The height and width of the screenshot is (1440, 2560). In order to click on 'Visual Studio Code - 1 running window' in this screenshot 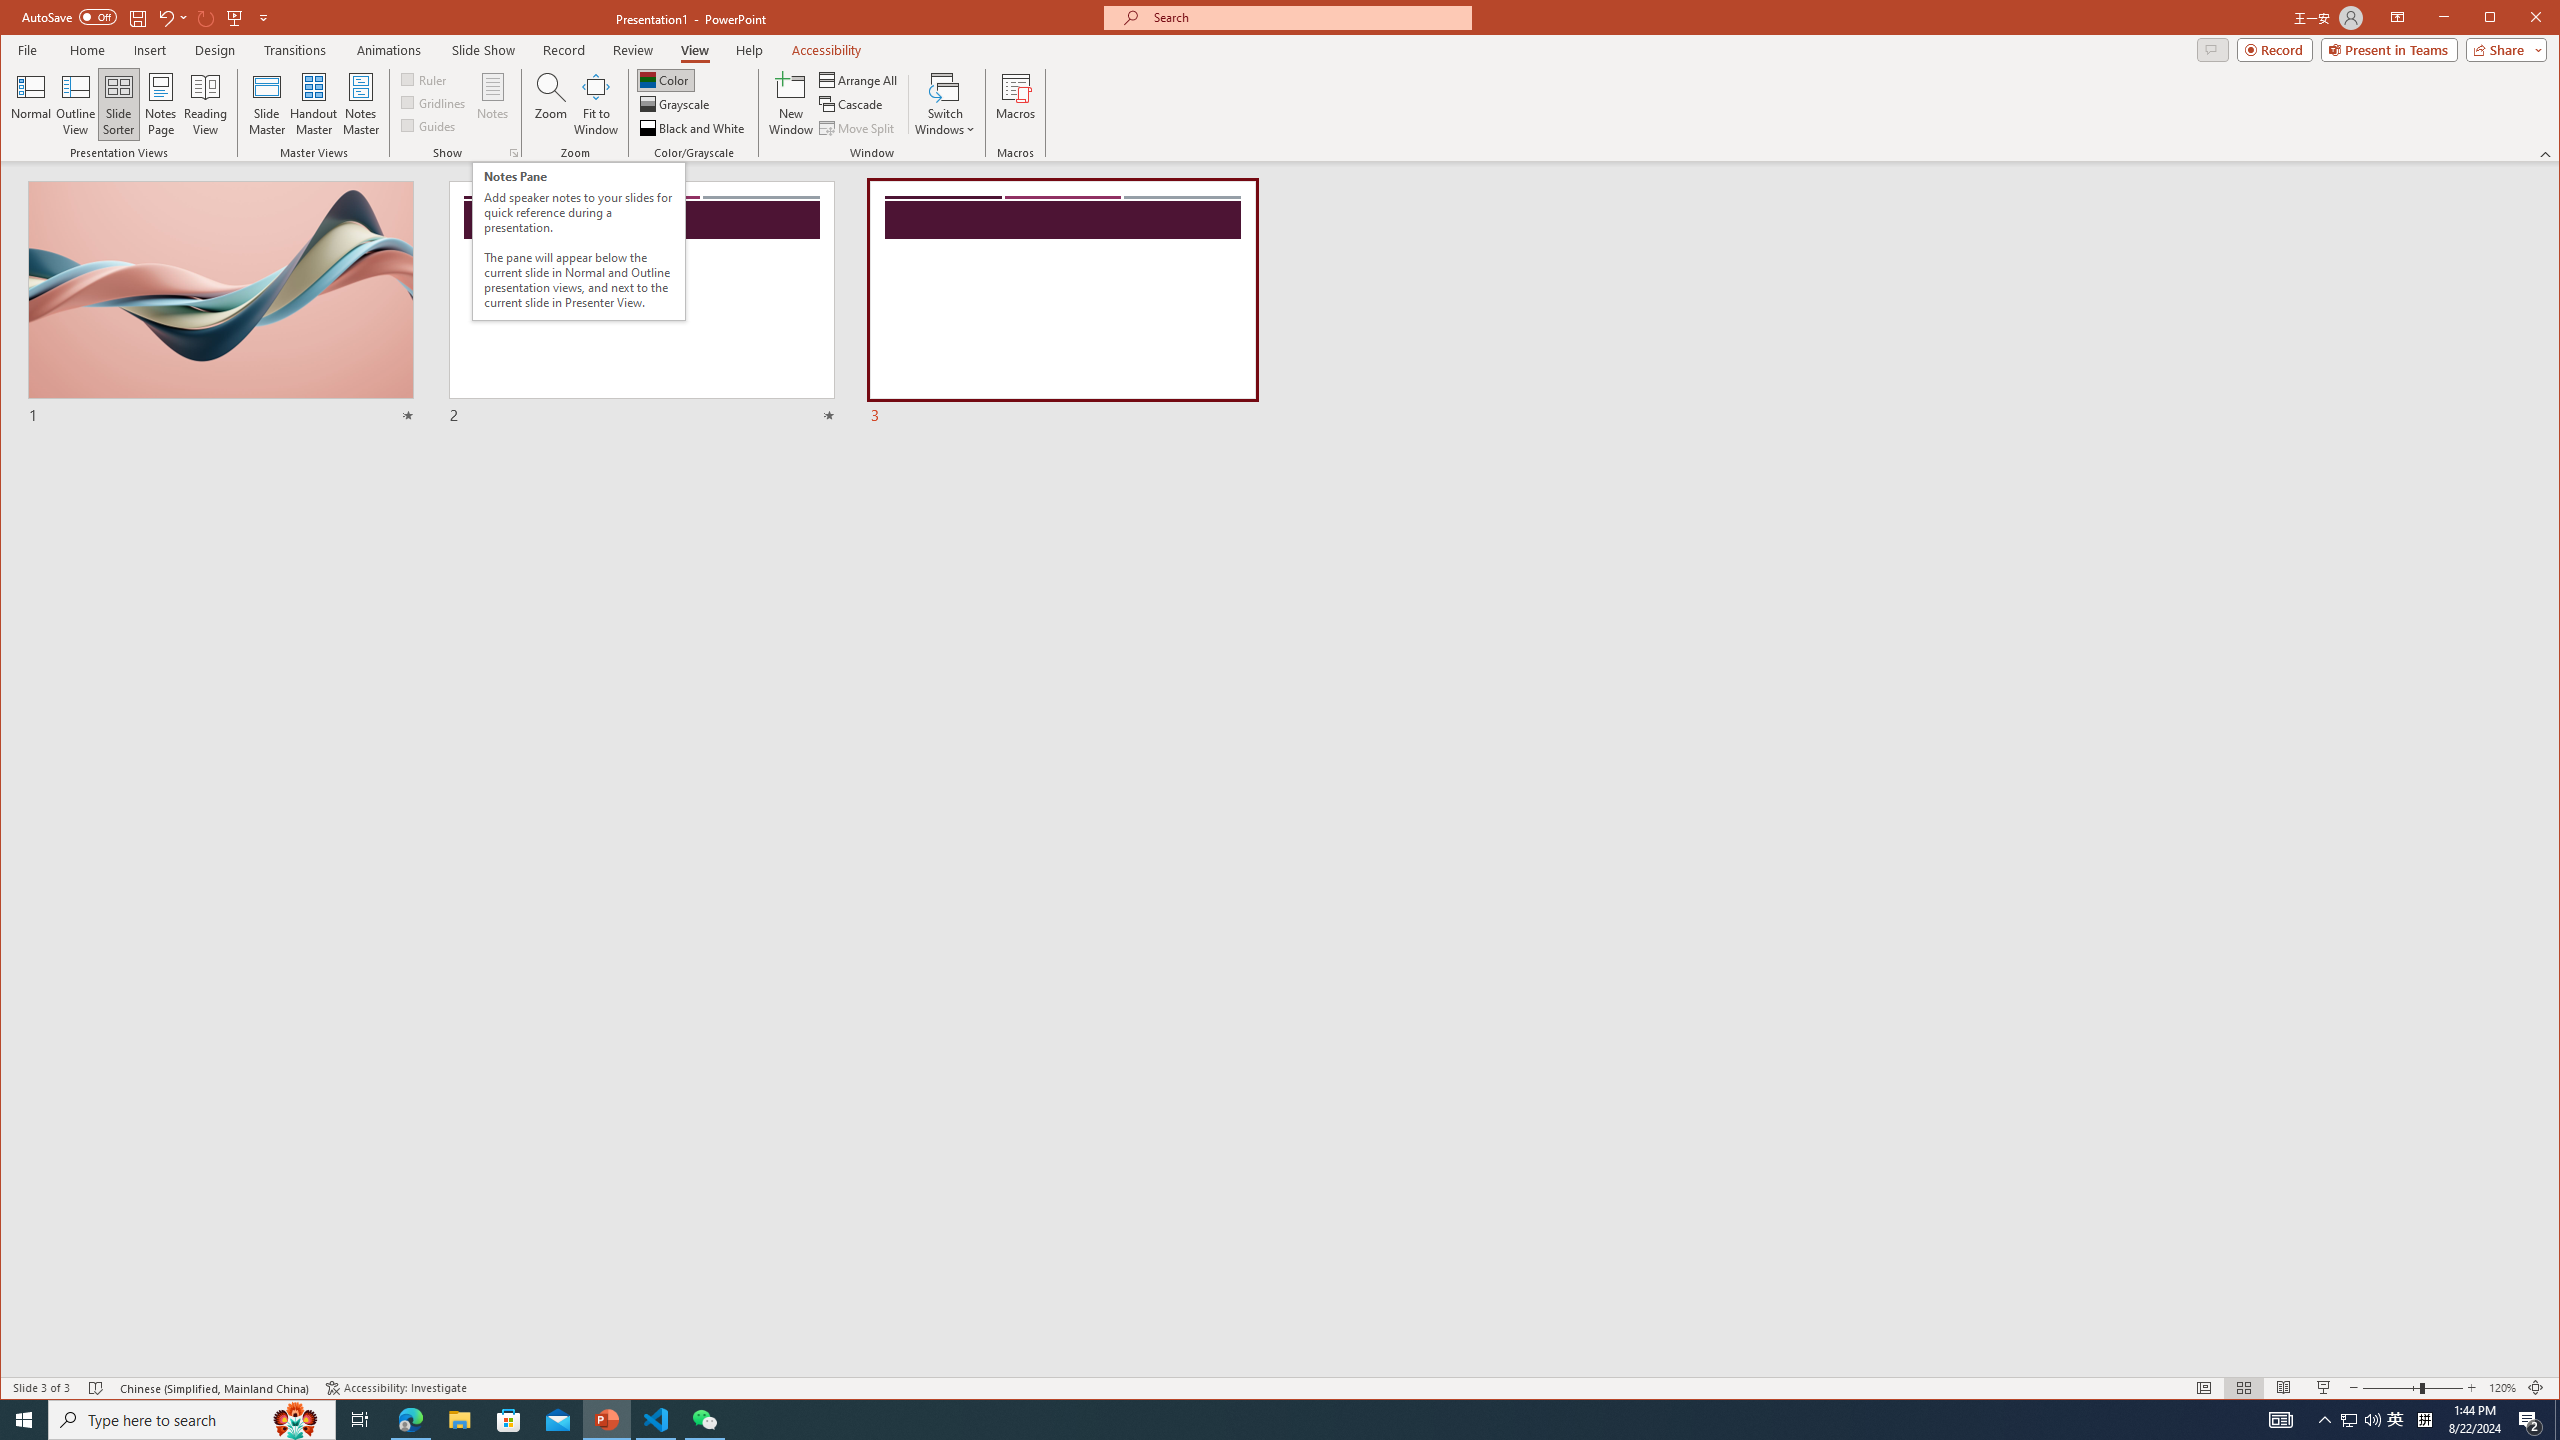, I will do `click(656, 1418)`.